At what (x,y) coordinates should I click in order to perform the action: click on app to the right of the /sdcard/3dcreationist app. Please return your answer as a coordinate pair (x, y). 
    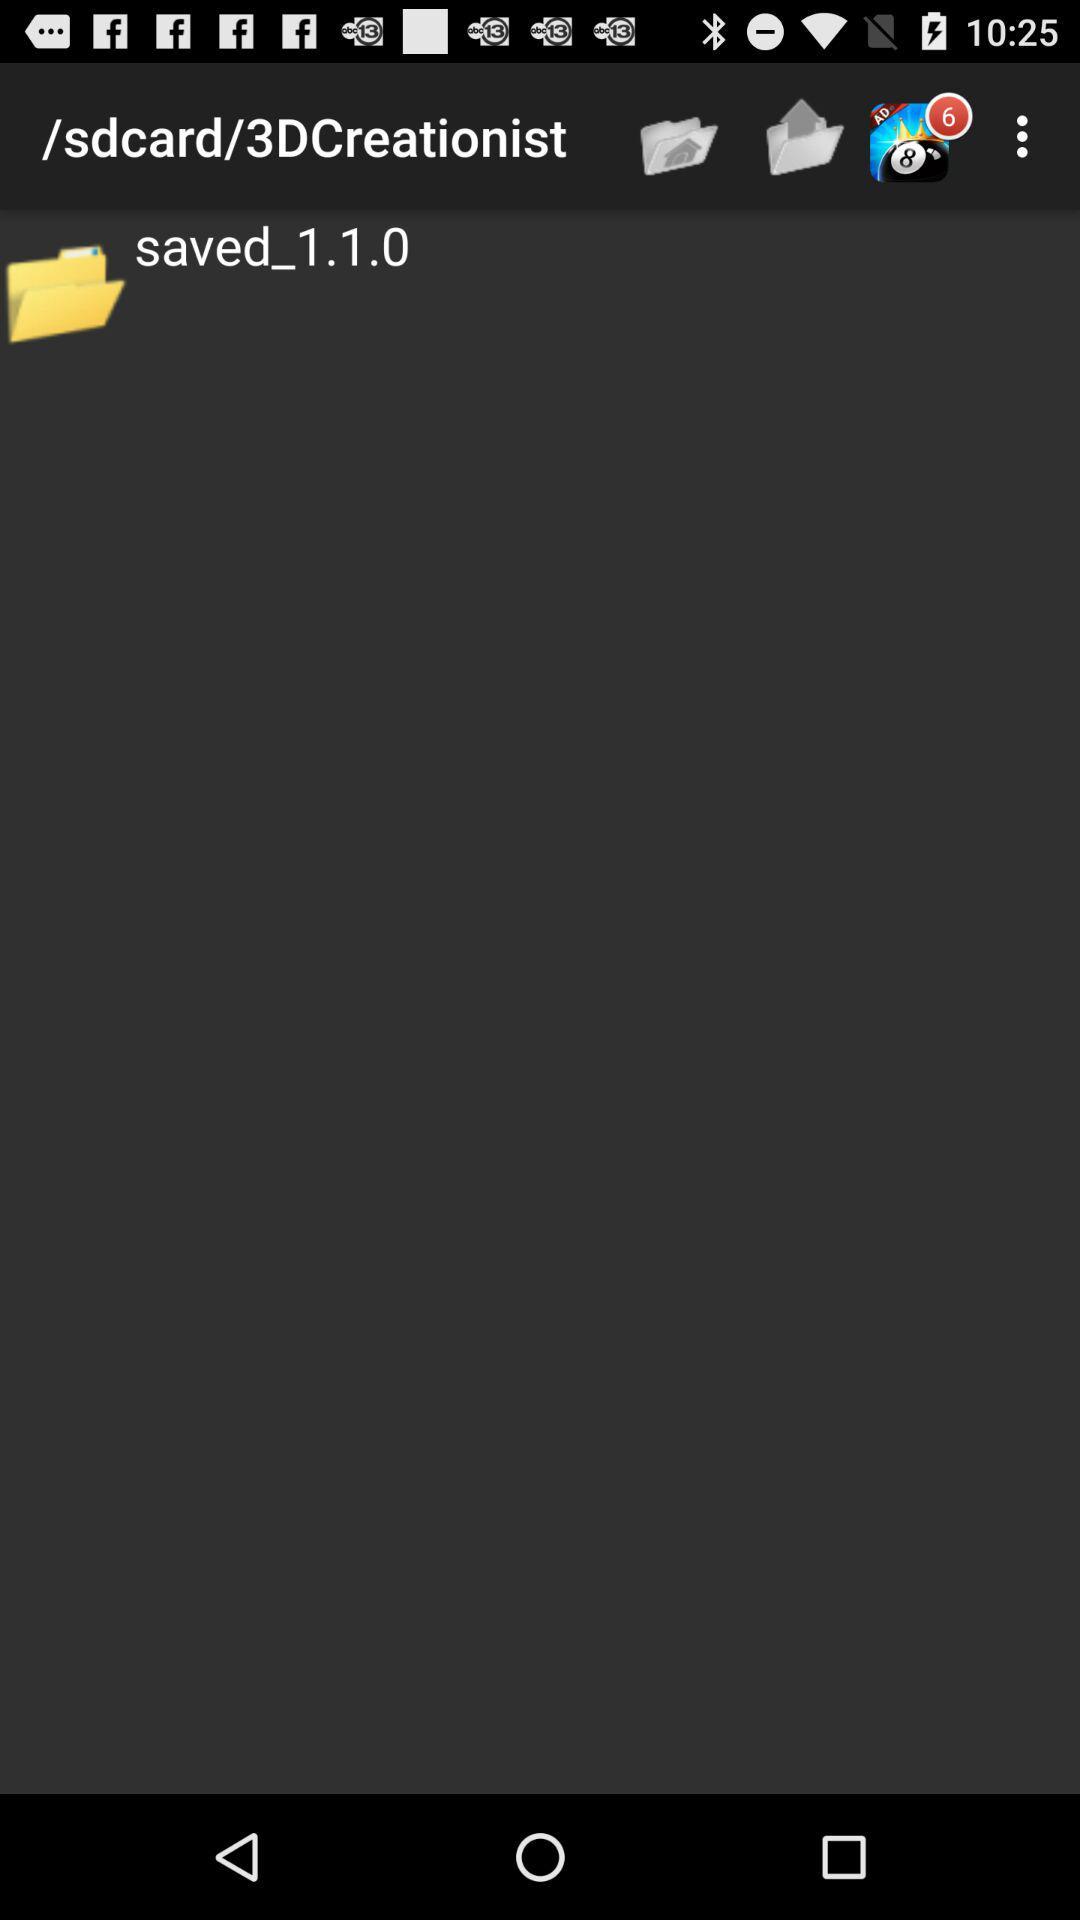
    Looking at the image, I should click on (680, 135).